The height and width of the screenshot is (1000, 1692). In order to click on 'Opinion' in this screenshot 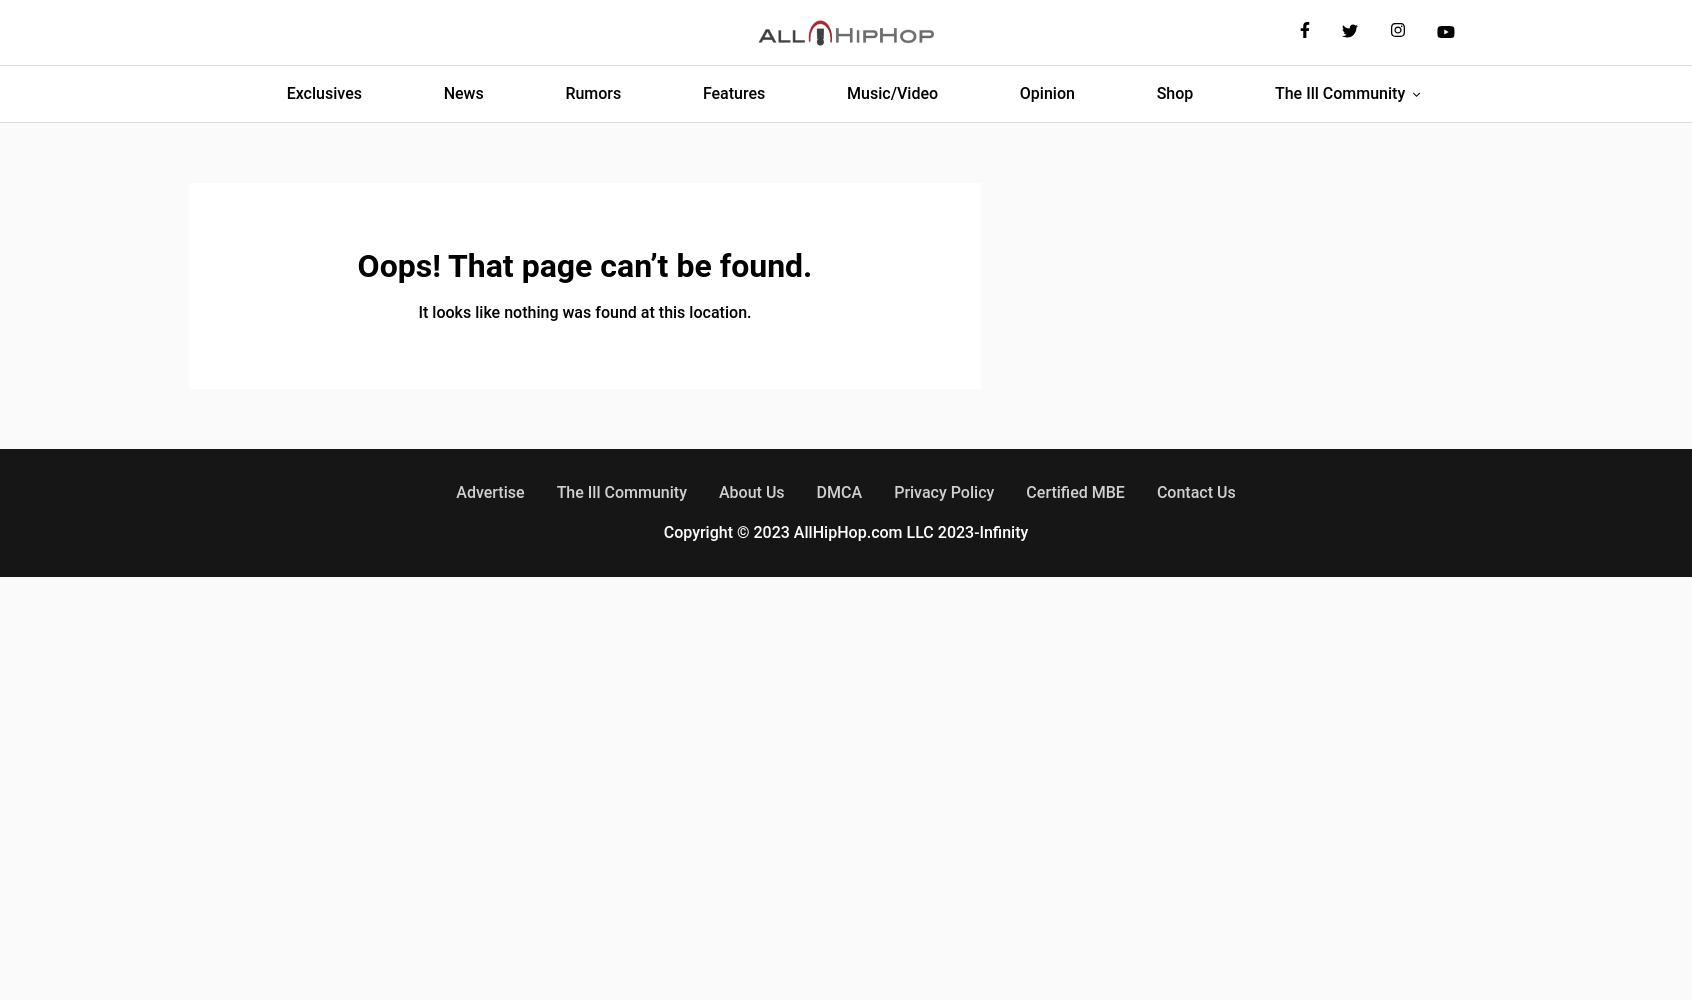, I will do `click(1045, 92)`.